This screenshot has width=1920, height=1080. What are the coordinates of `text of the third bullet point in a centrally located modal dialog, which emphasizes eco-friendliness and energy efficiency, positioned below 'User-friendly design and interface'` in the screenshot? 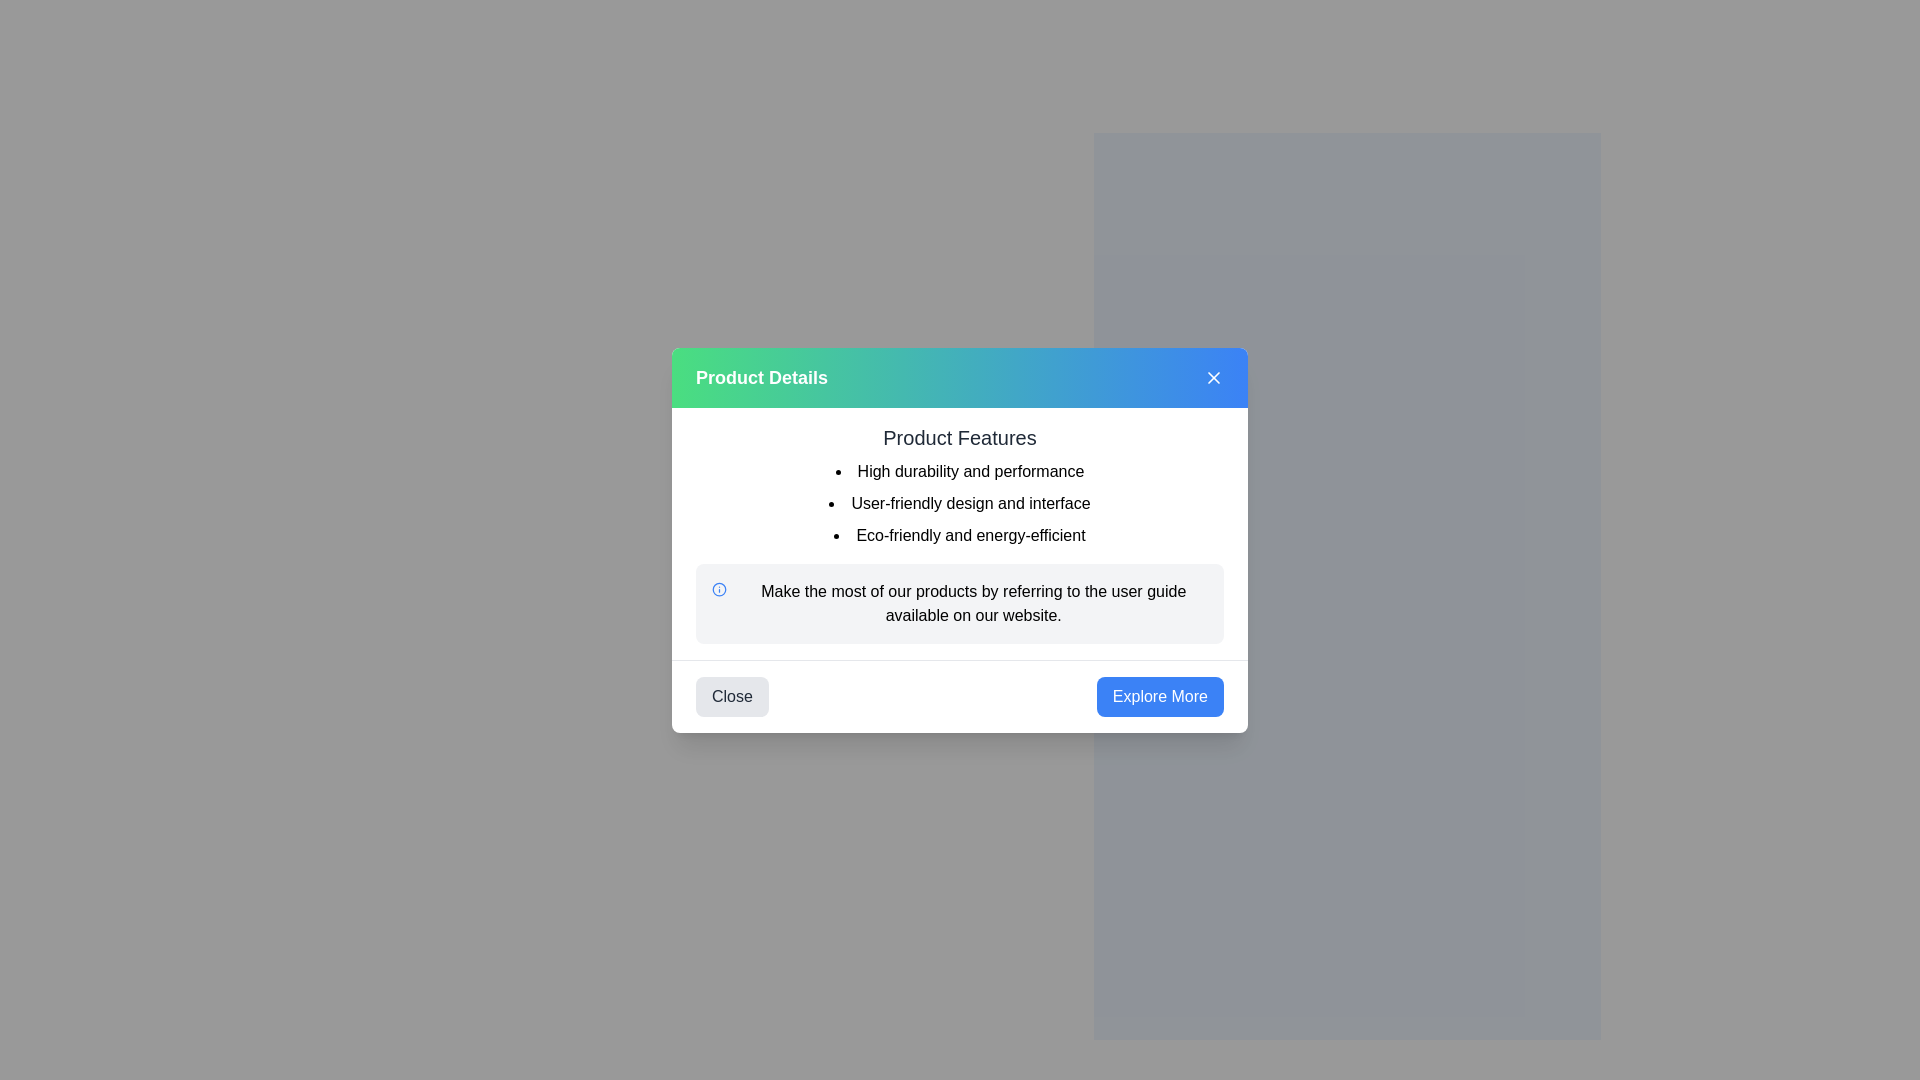 It's located at (960, 534).